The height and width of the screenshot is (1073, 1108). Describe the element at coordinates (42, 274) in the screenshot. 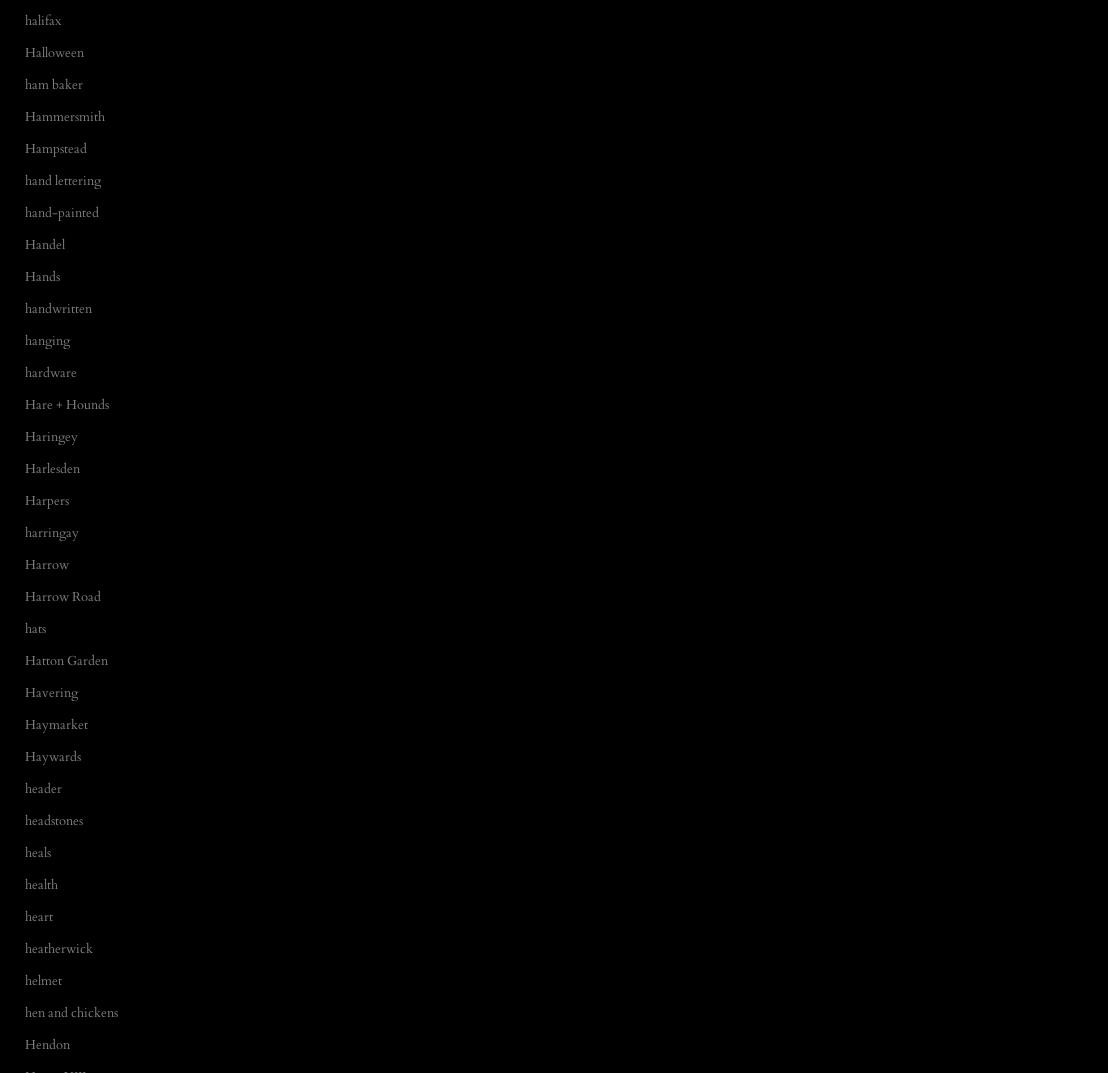

I see `'Hands'` at that location.